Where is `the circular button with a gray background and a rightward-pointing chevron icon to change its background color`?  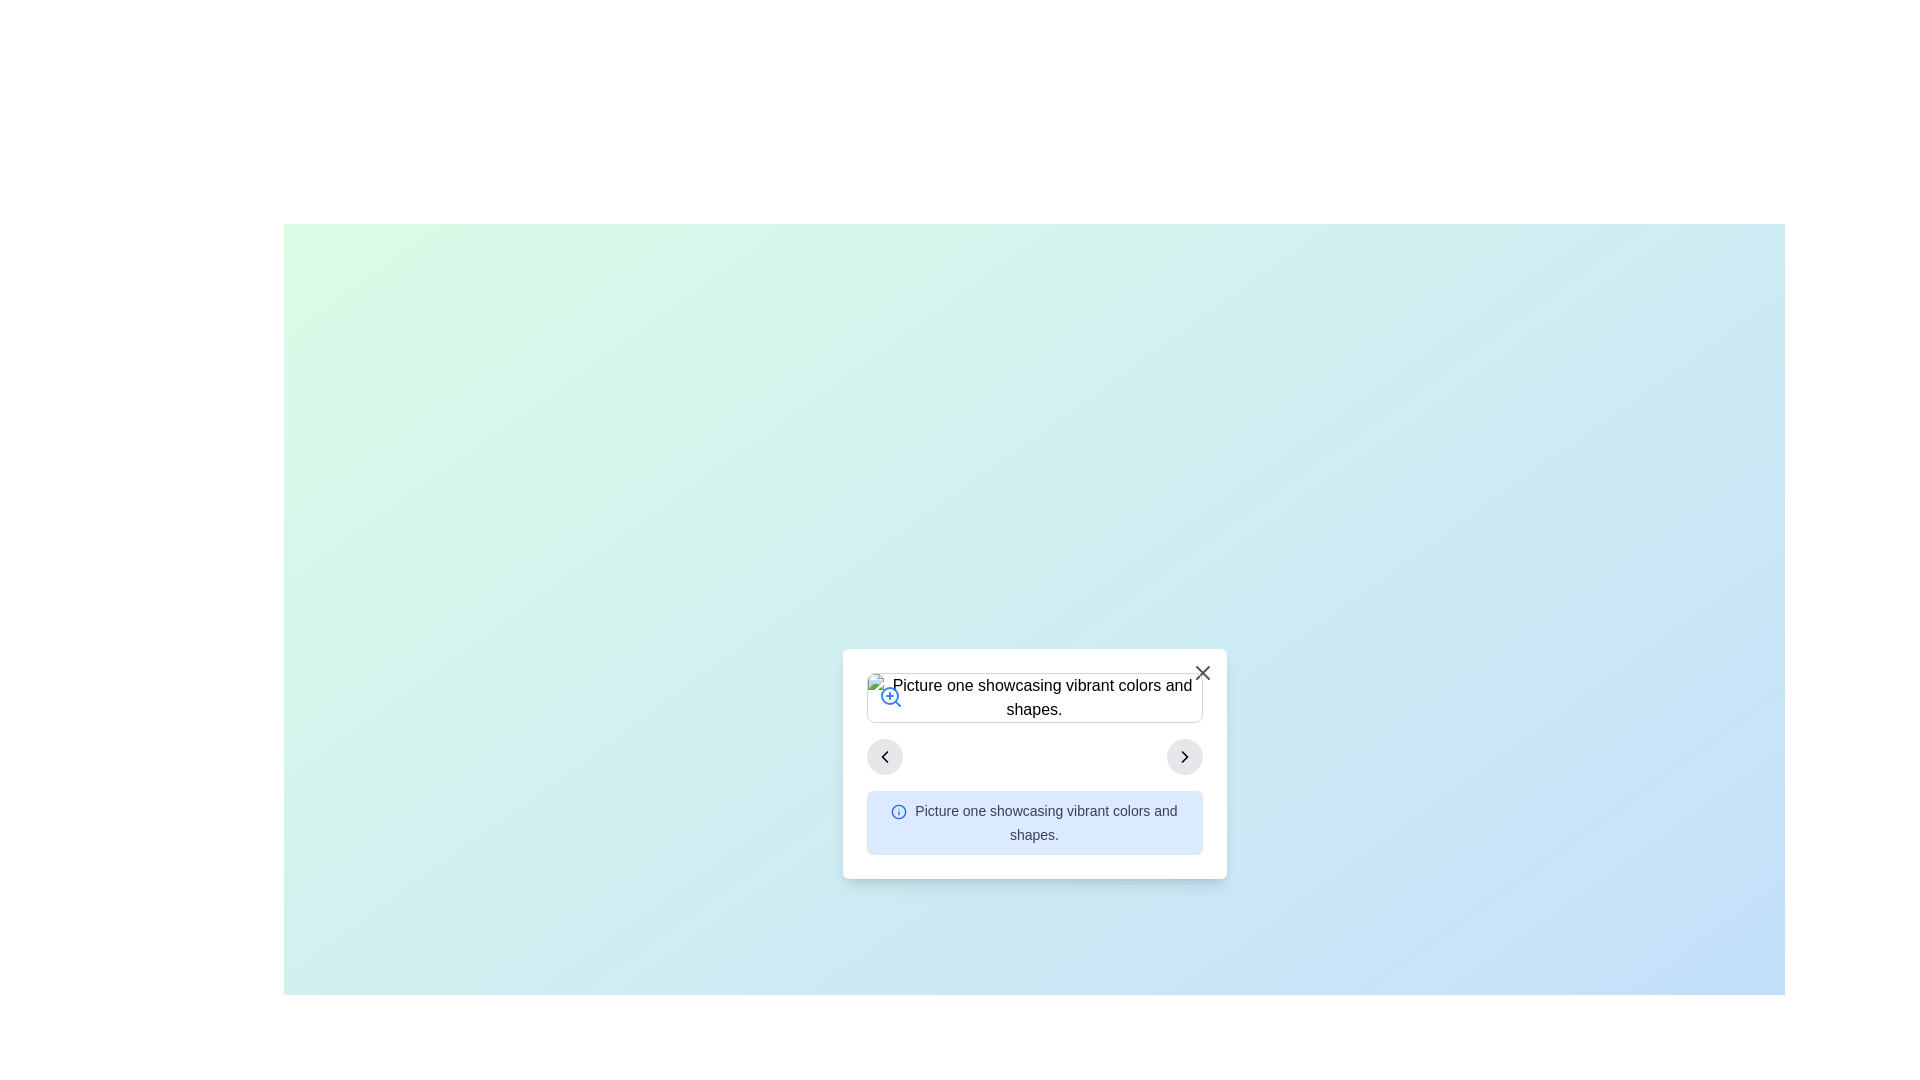 the circular button with a gray background and a rightward-pointing chevron icon to change its background color is located at coordinates (1184, 756).